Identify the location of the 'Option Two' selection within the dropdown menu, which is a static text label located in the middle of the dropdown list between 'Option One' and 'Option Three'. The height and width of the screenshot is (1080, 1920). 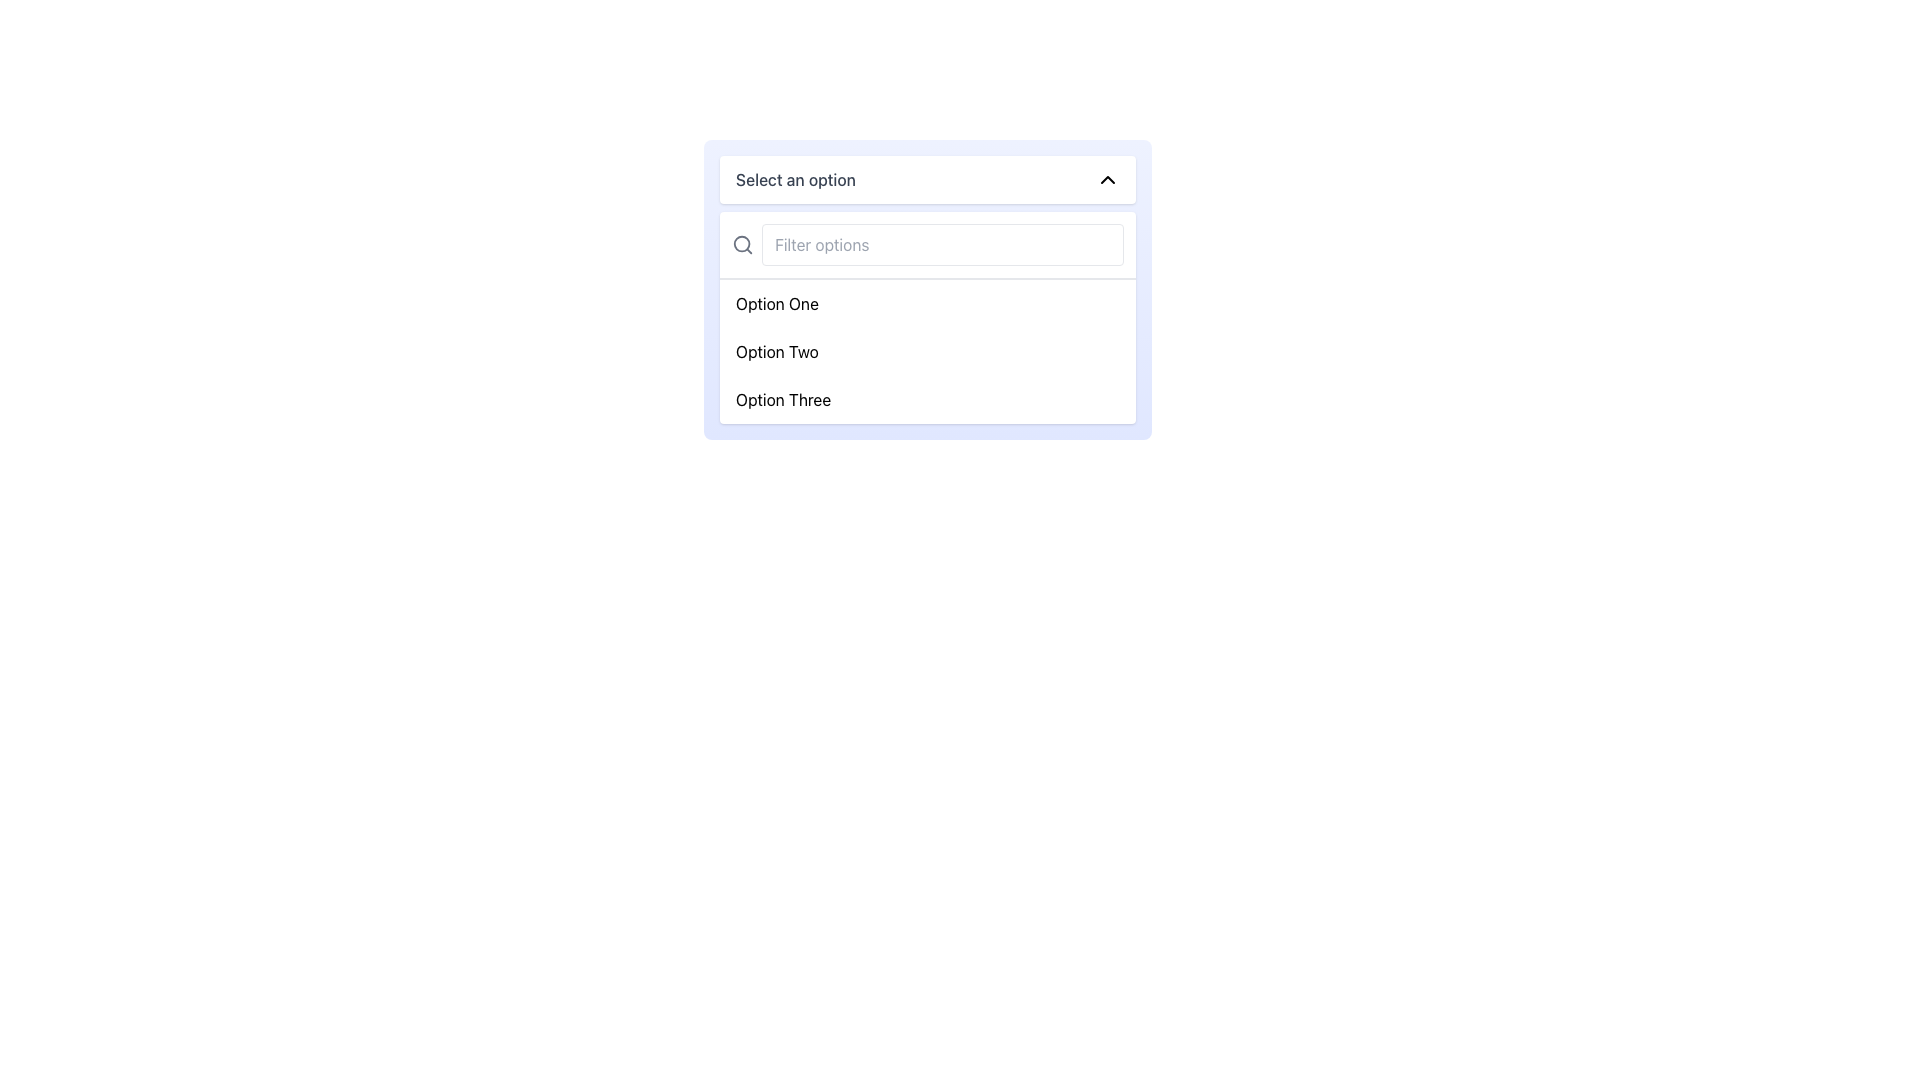
(776, 350).